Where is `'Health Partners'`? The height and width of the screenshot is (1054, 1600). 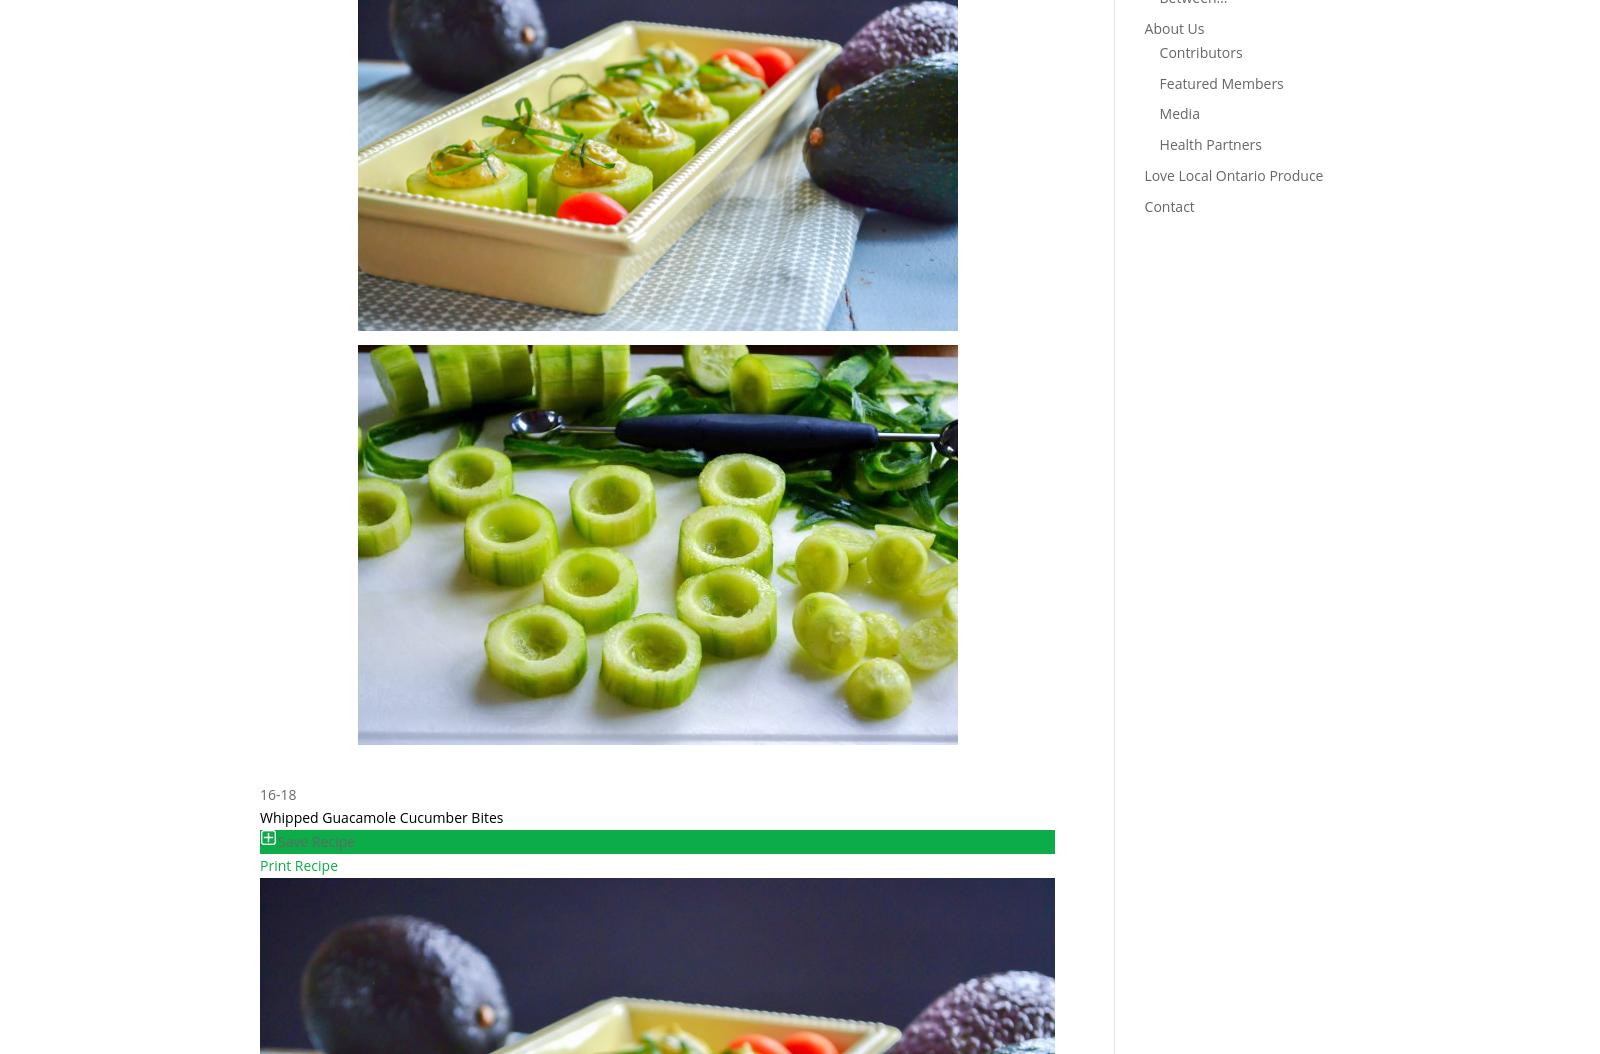 'Health Partners' is located at coordinates (1208, 144).